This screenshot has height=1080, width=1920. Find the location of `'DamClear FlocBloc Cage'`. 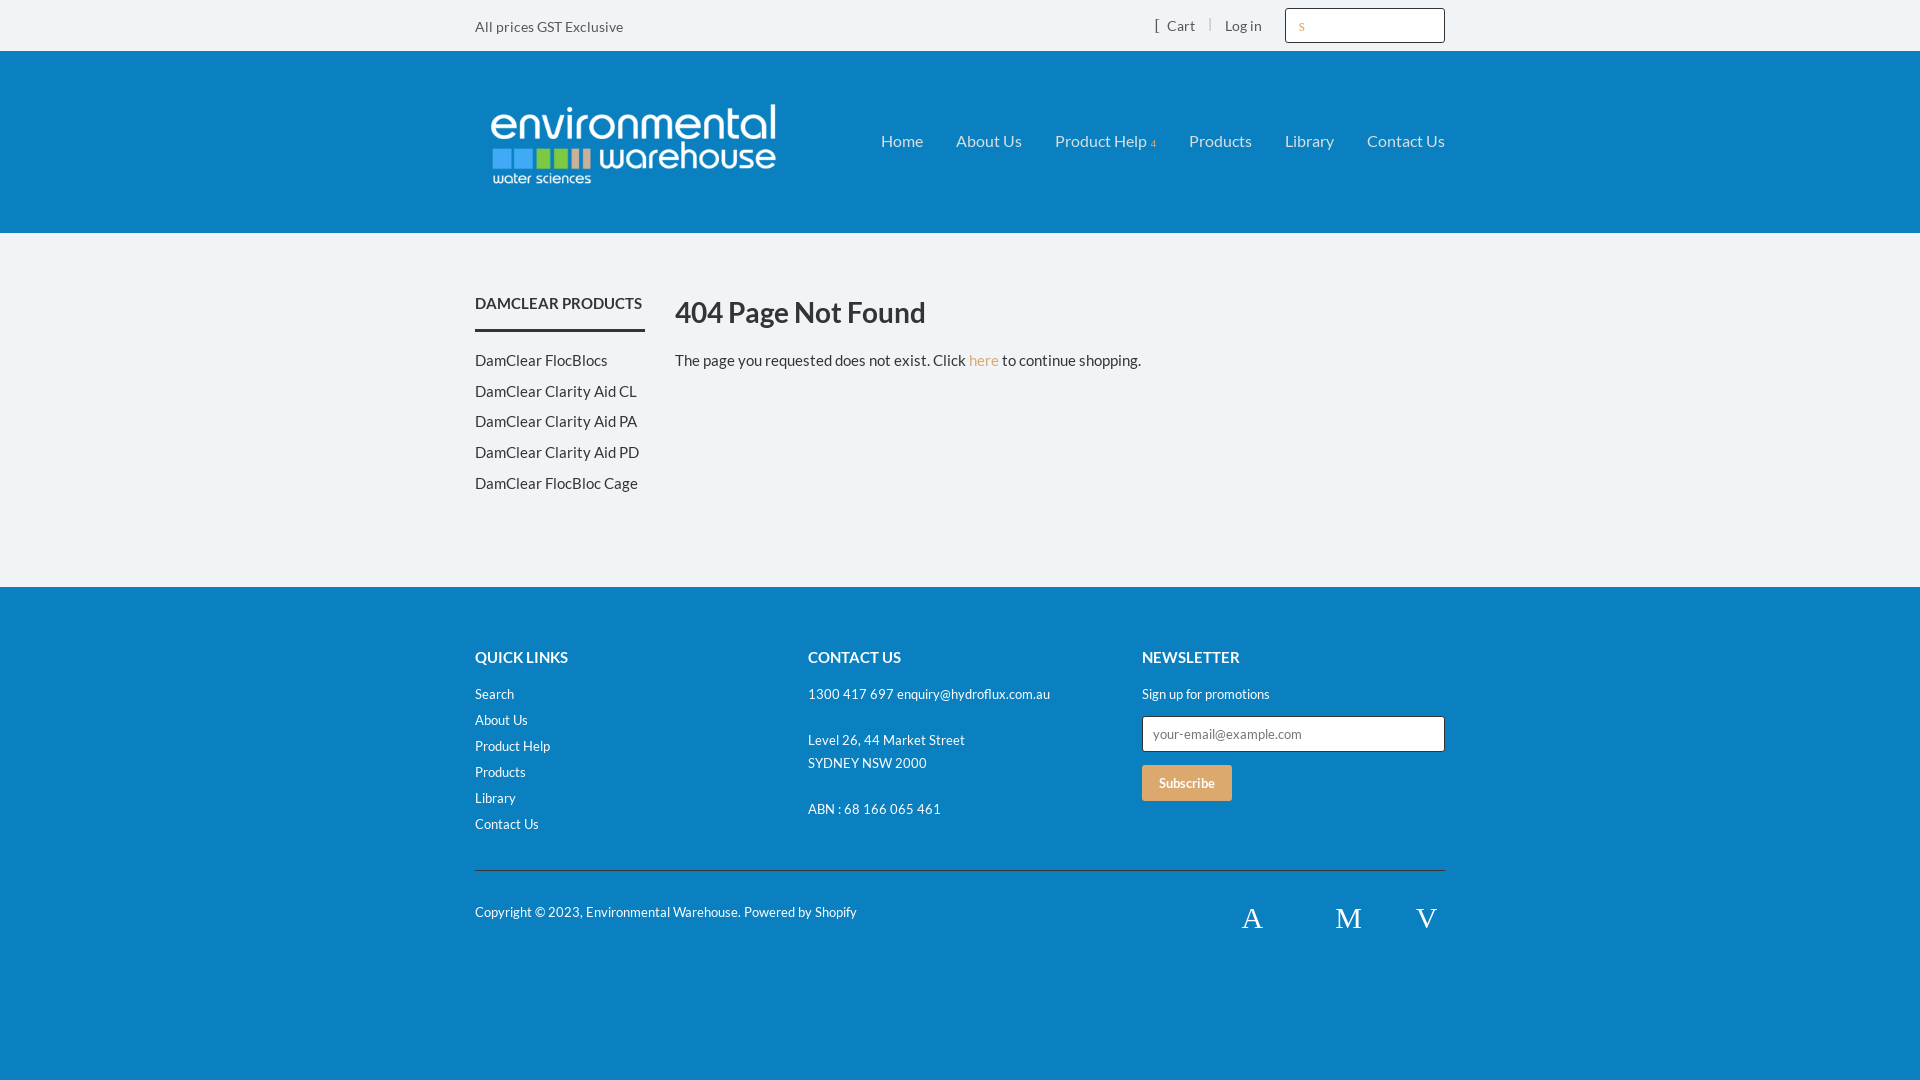

'DamClear FlocBloc Cage' is located at coordinates (556, 482).